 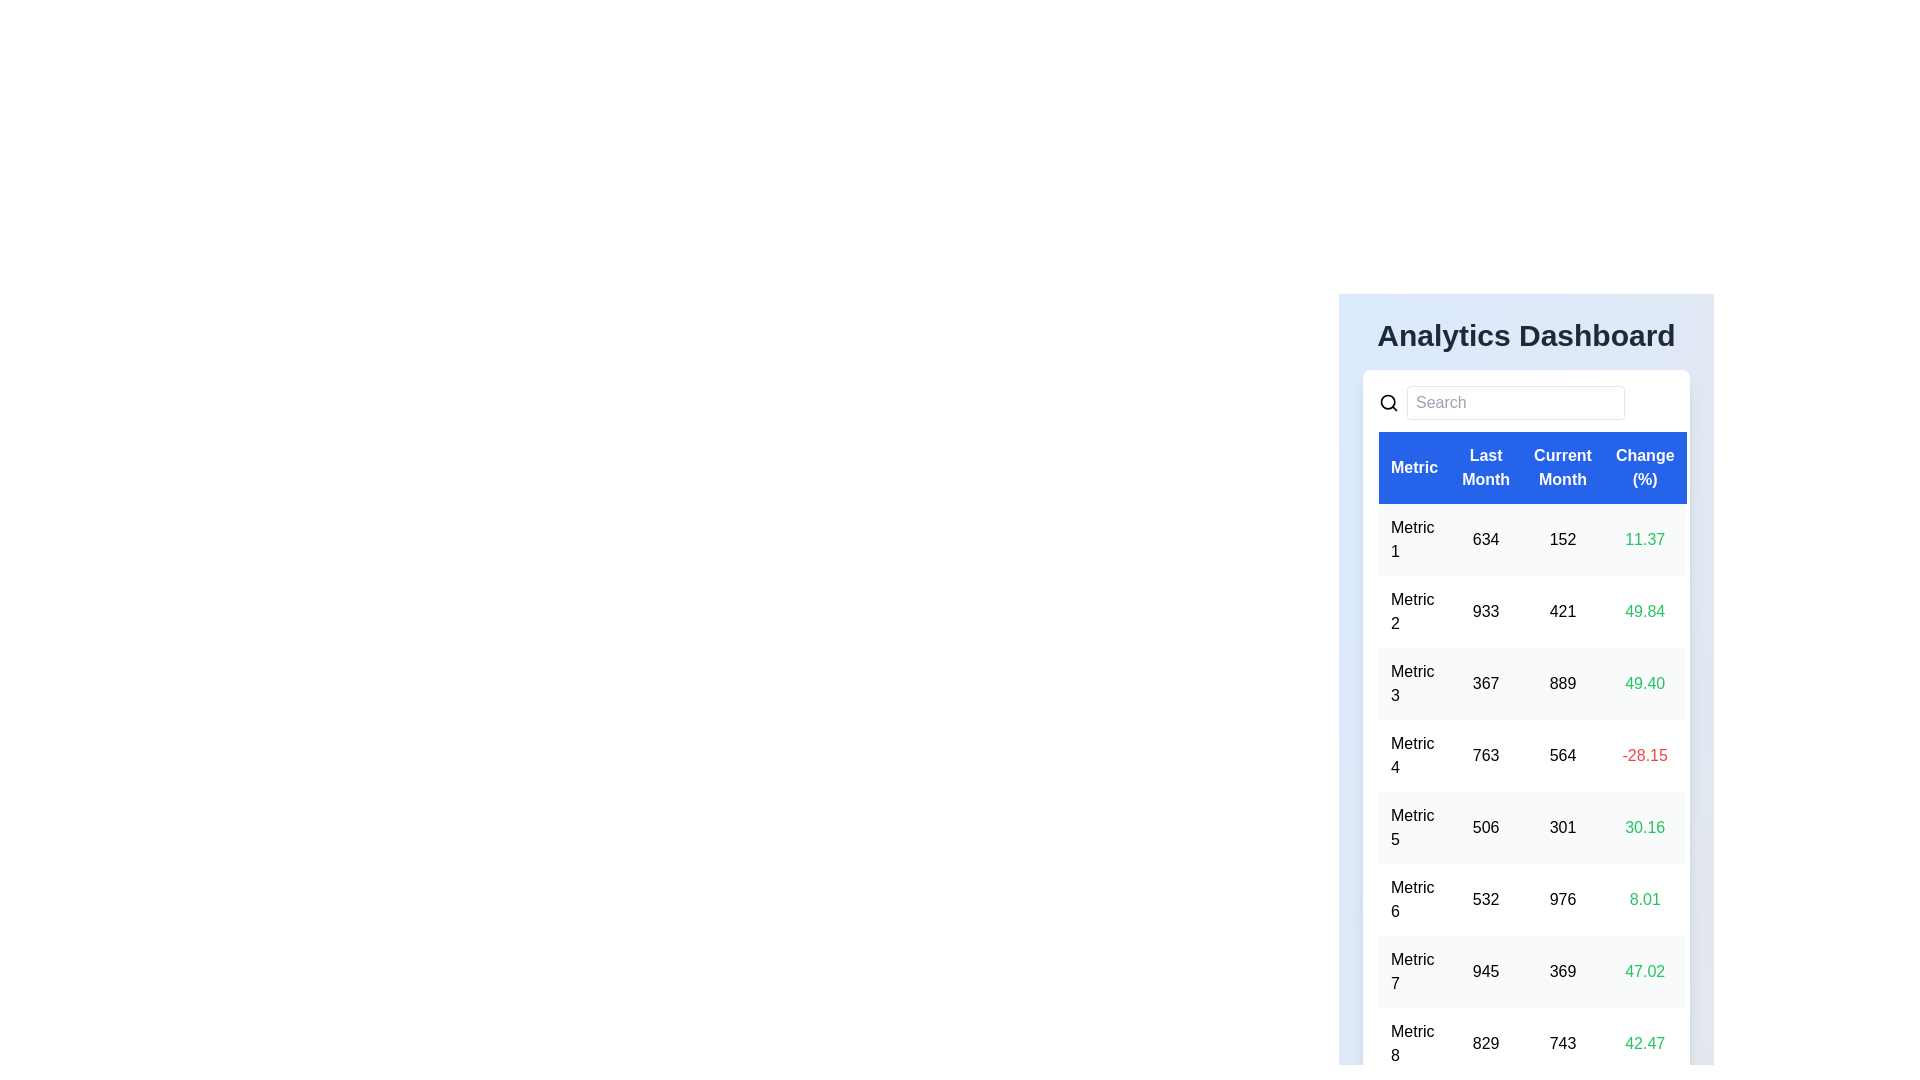 What do you see at coordinates (1525, 334) in the screenshot?
I see `the header text 'Analytics Dashboard'` at bounding box center [1525, 334].